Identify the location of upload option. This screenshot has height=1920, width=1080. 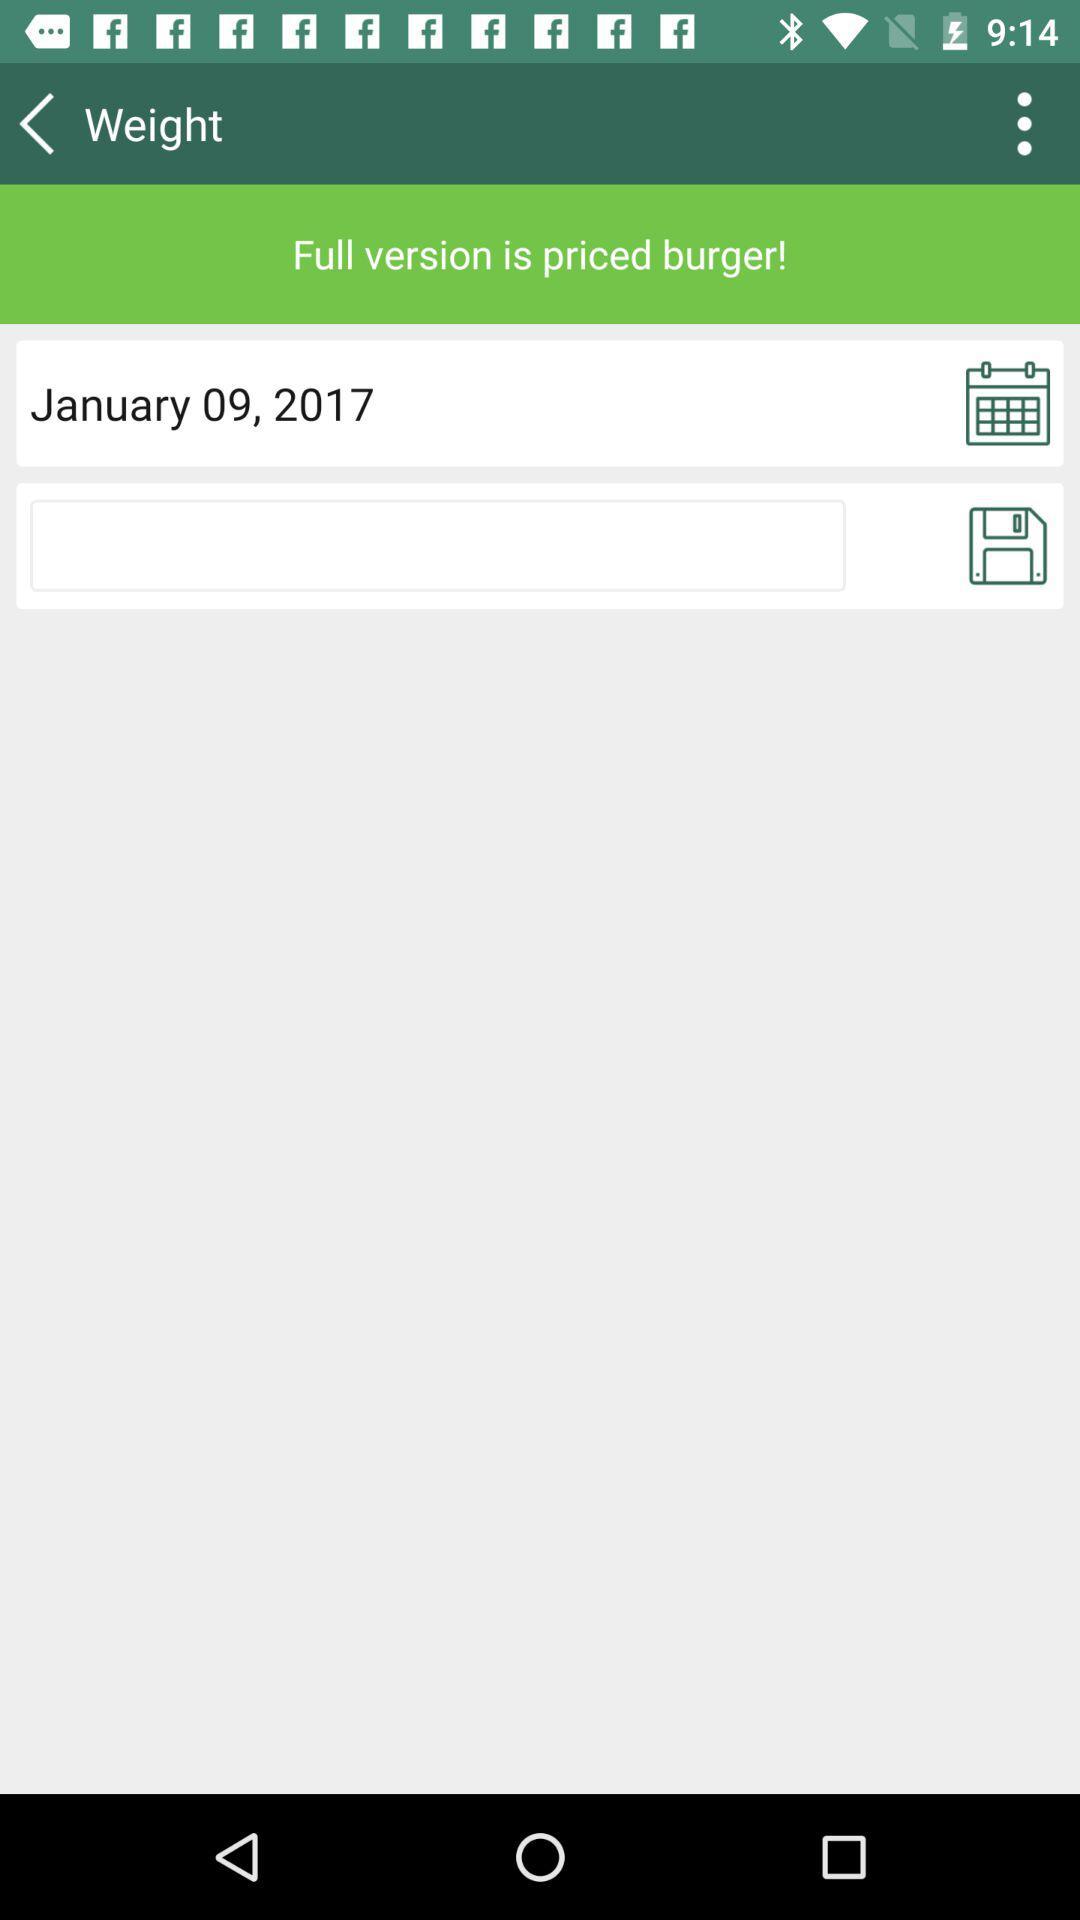
(437, 545).